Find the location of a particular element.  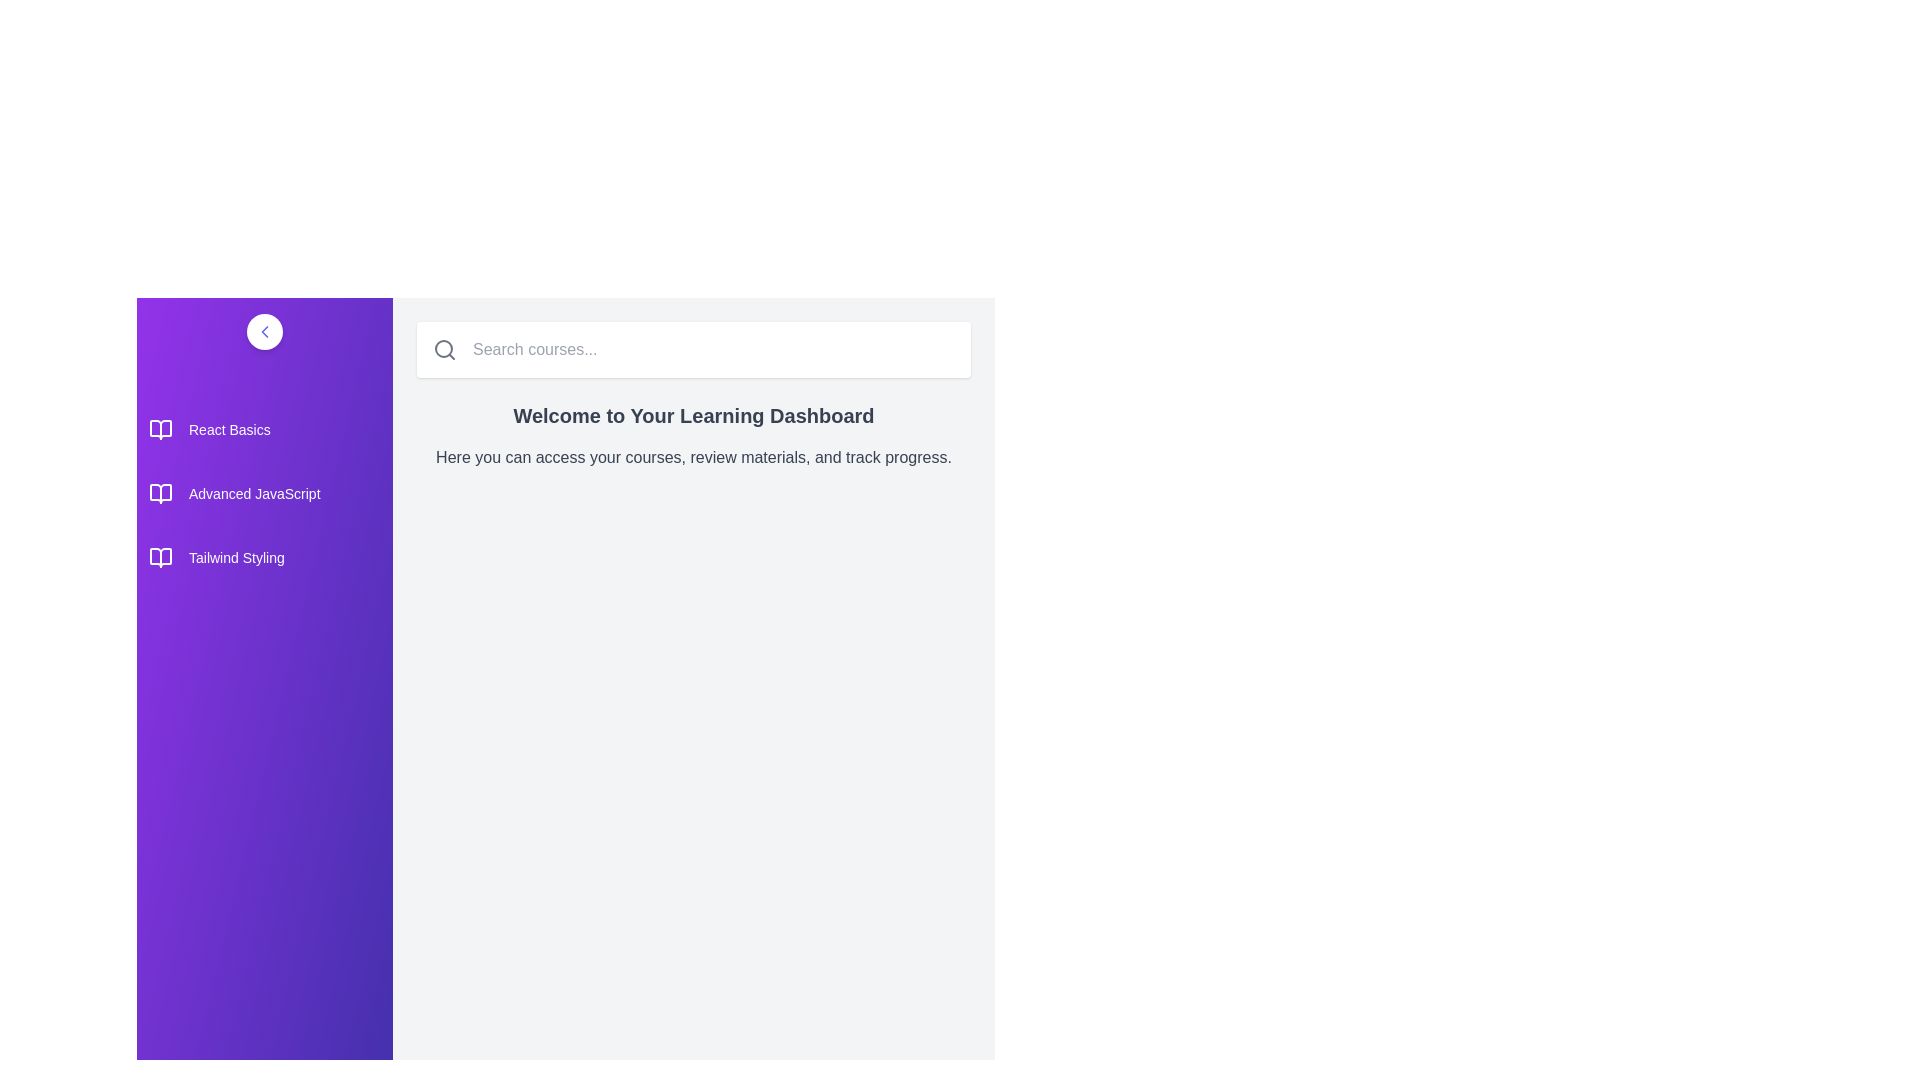

the course titled Tailwind Styling from the list is located at coordinates (263, 558).